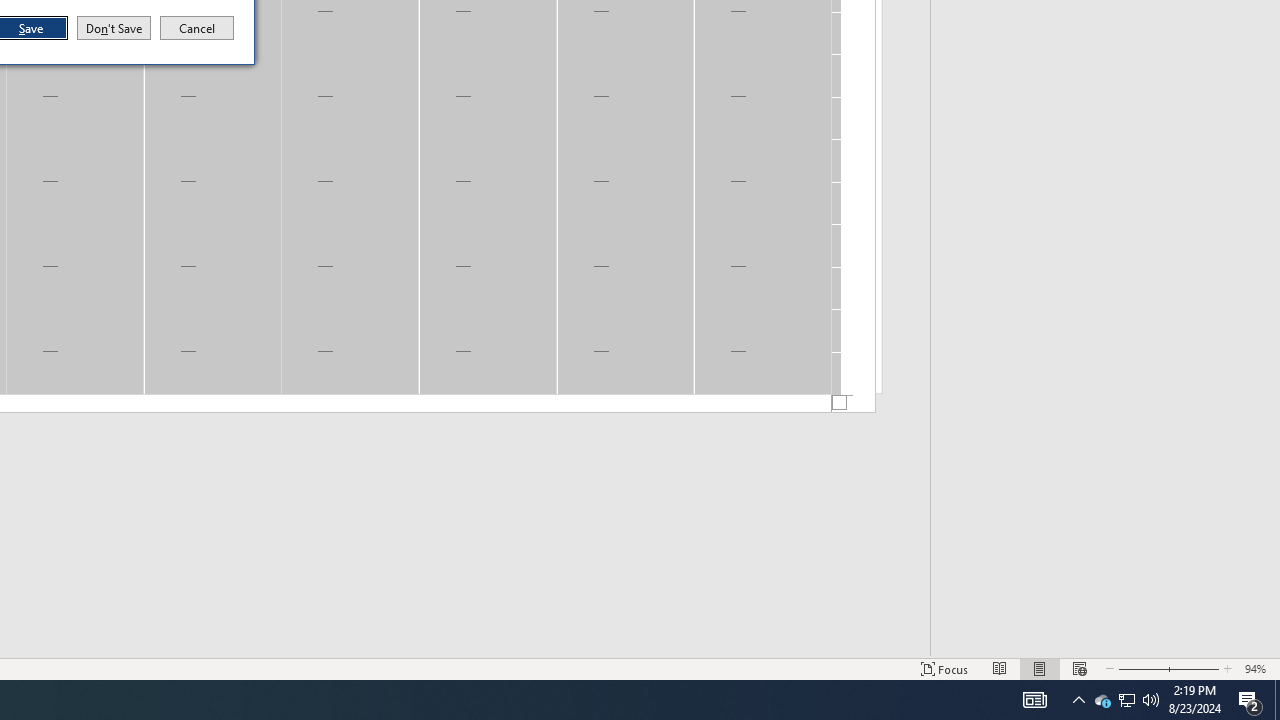  Describe the element at coordinates (1078, 698) in the screenshot. I see `'Notification Chevron'` at that location.